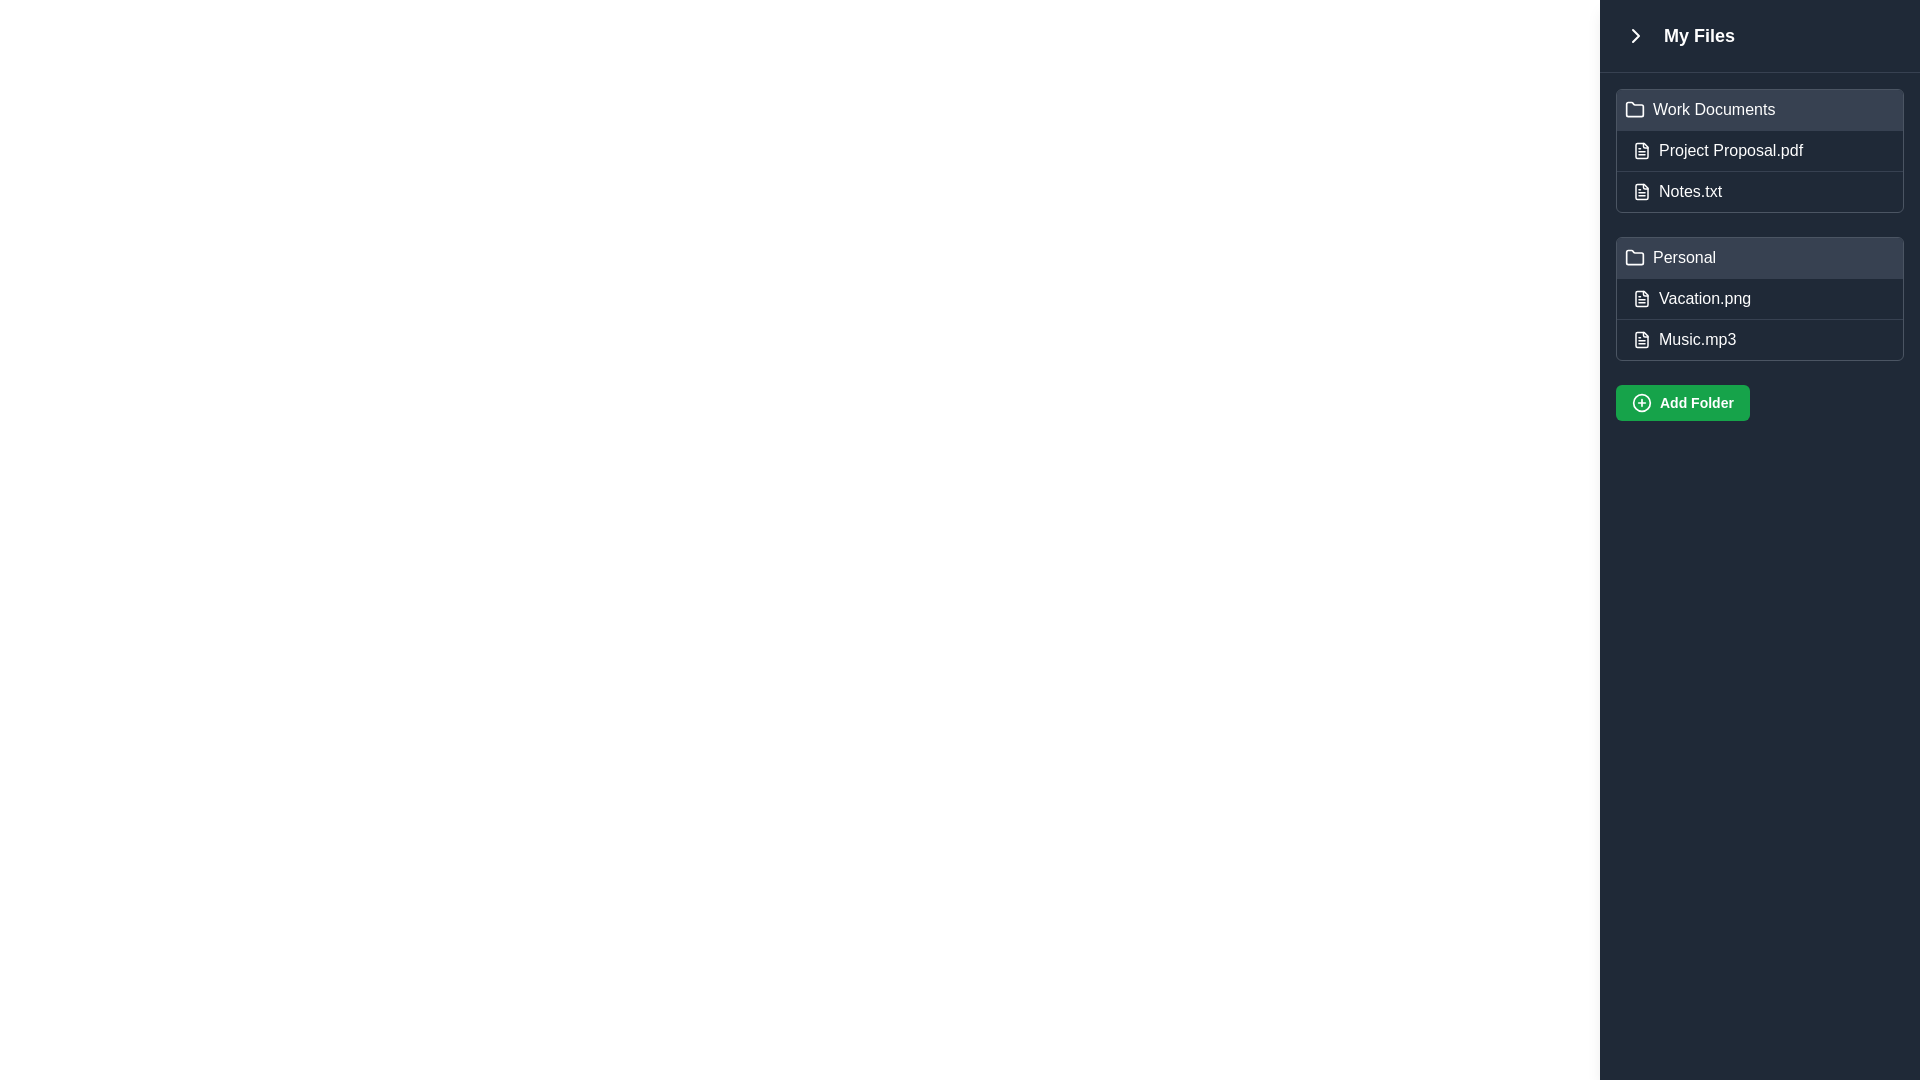  What do you see at coordinates (1704, 299) in the screenshot?
I see `the text label displaying 'Vacation.png'` at bounding box center [1704, 299].